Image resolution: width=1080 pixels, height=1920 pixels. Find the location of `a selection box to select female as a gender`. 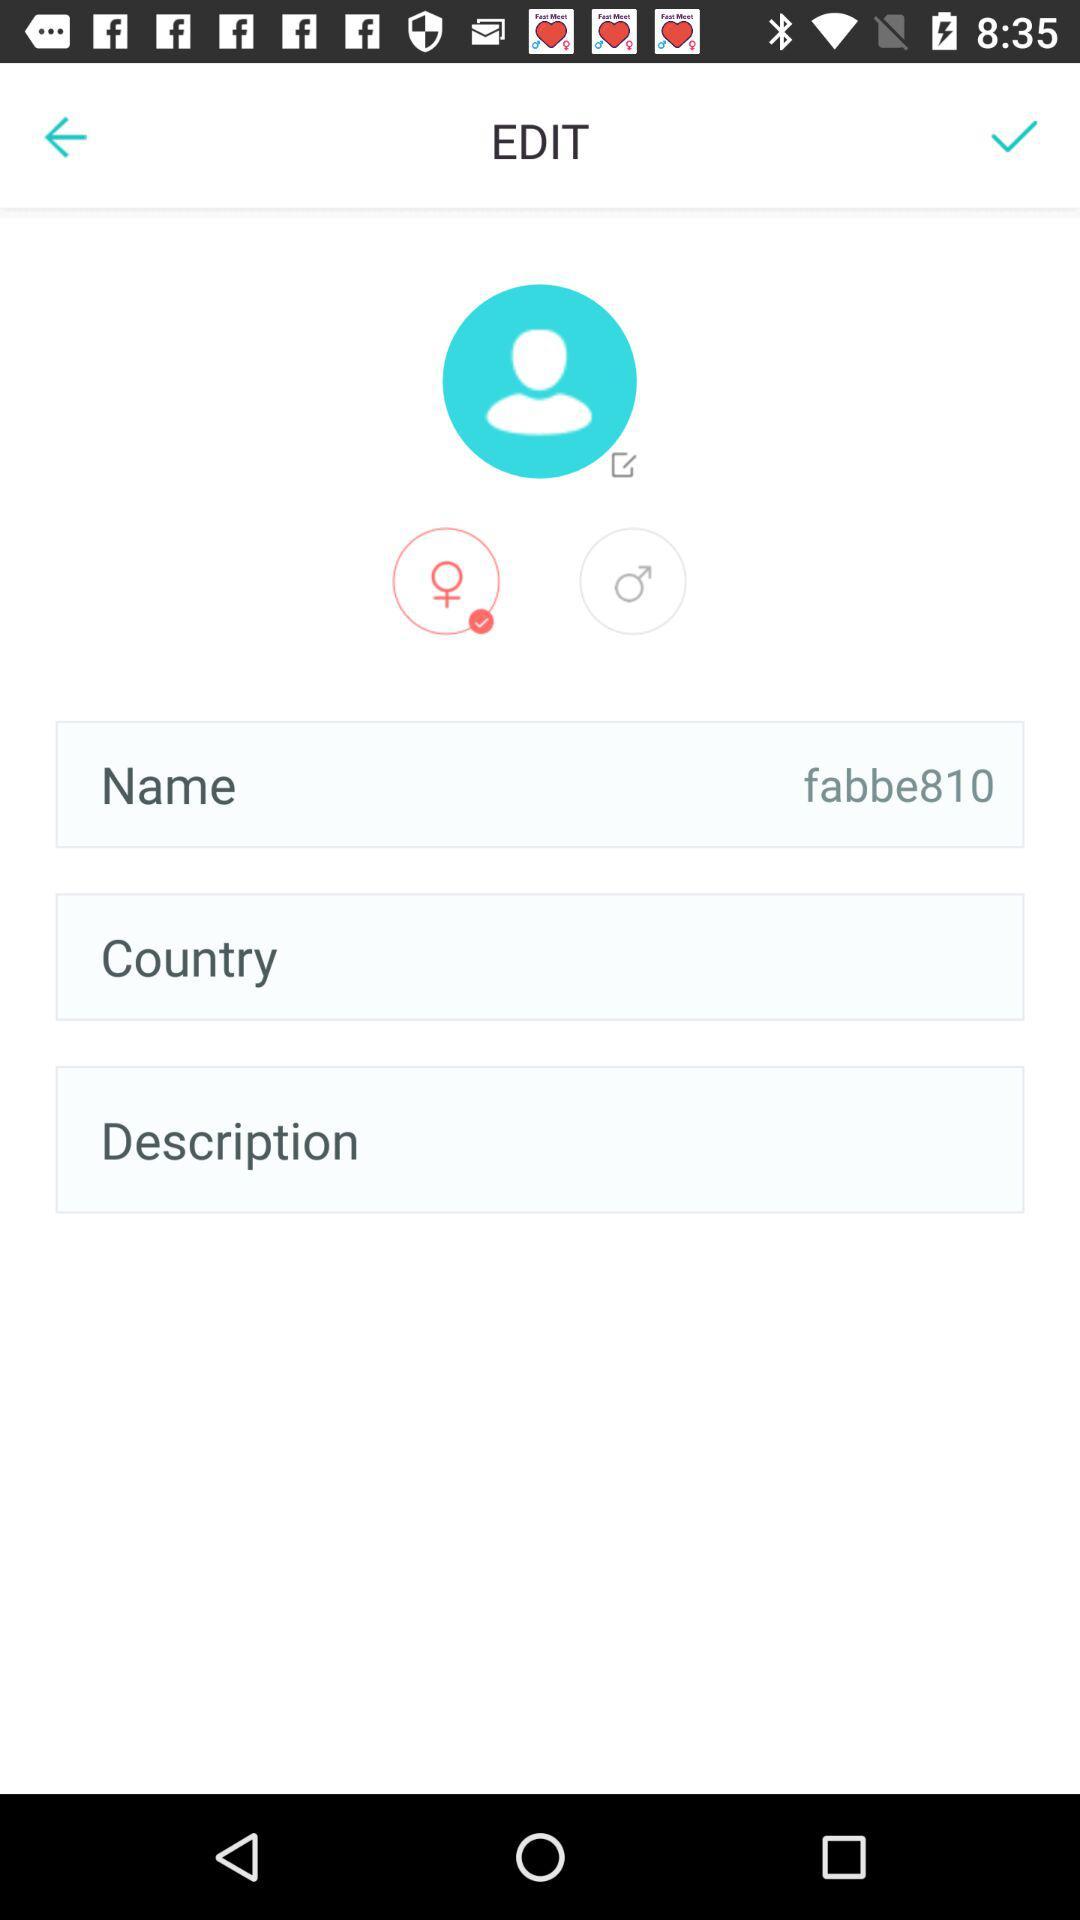

a selection box to select female as a gender is located at coordinates (445, 580).